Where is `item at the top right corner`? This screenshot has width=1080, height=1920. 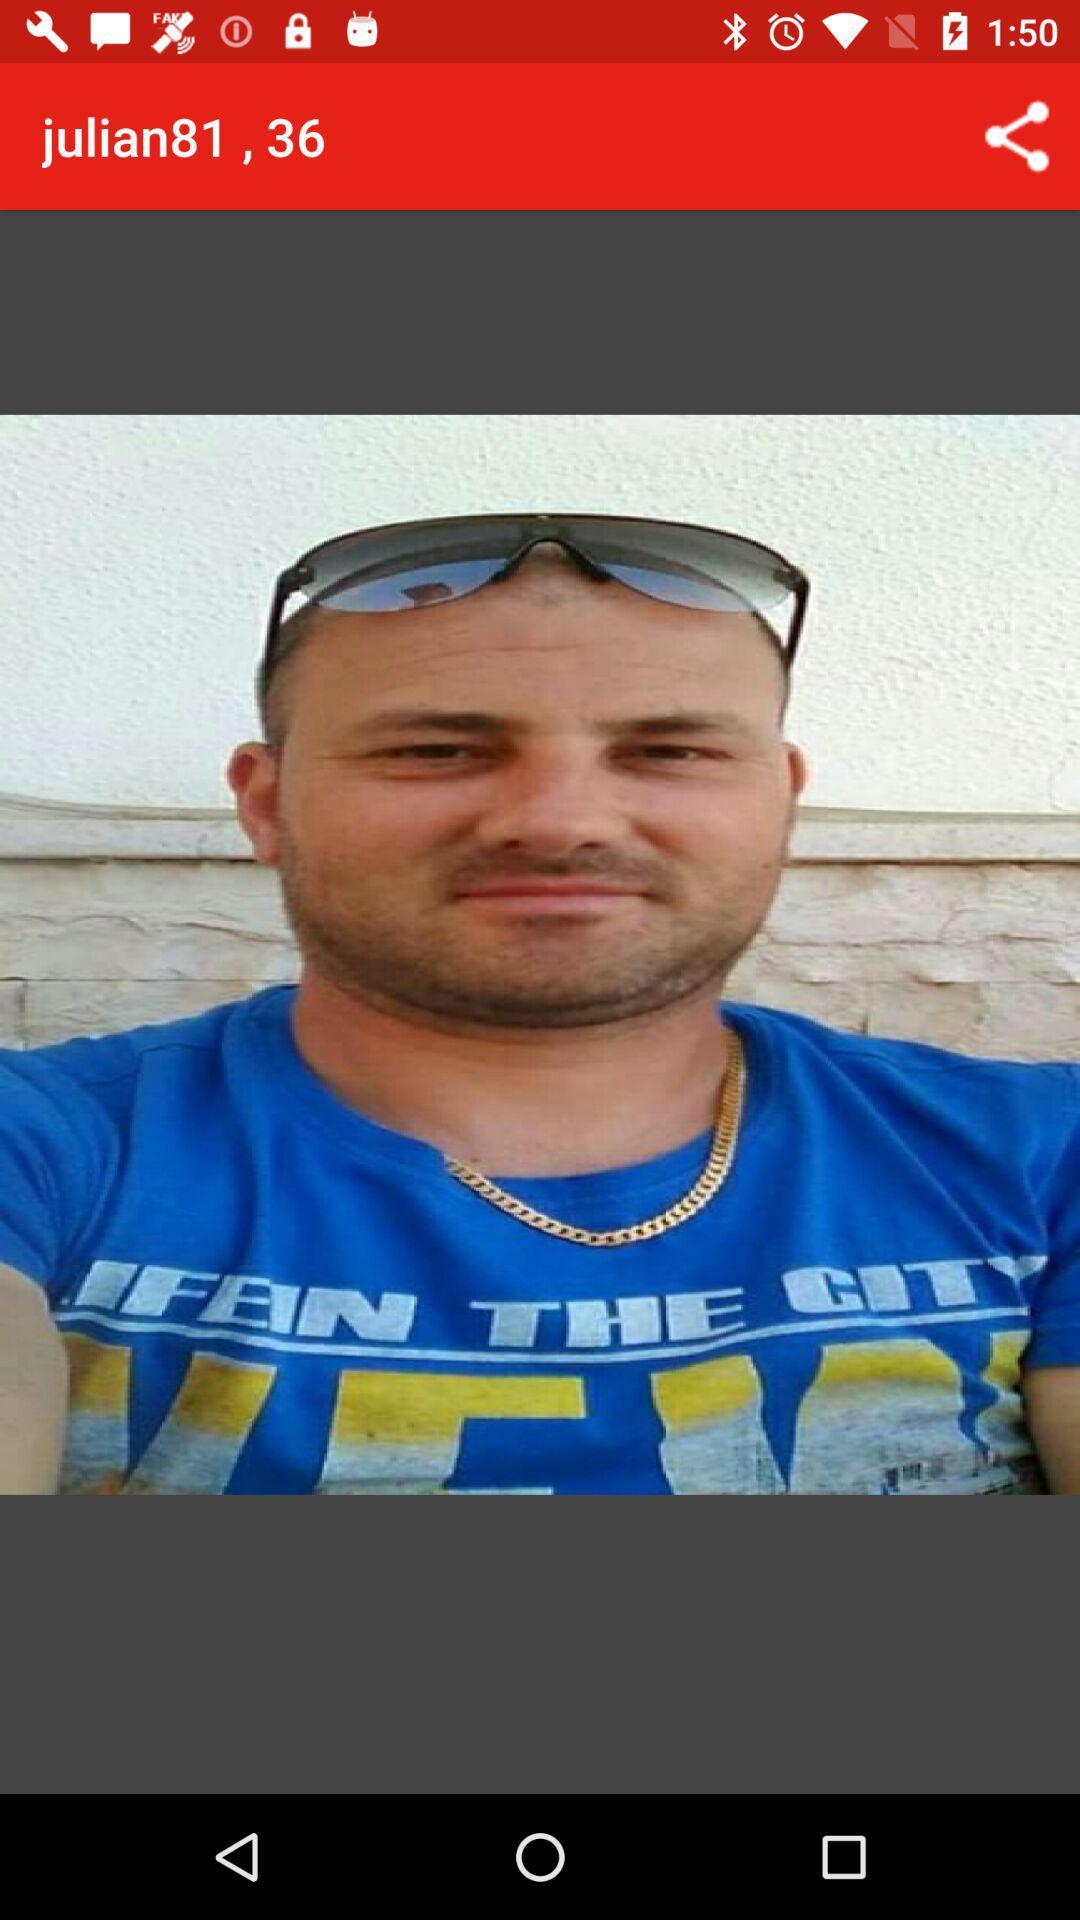
item at the top right corner is located at coordinates (1017, 135).